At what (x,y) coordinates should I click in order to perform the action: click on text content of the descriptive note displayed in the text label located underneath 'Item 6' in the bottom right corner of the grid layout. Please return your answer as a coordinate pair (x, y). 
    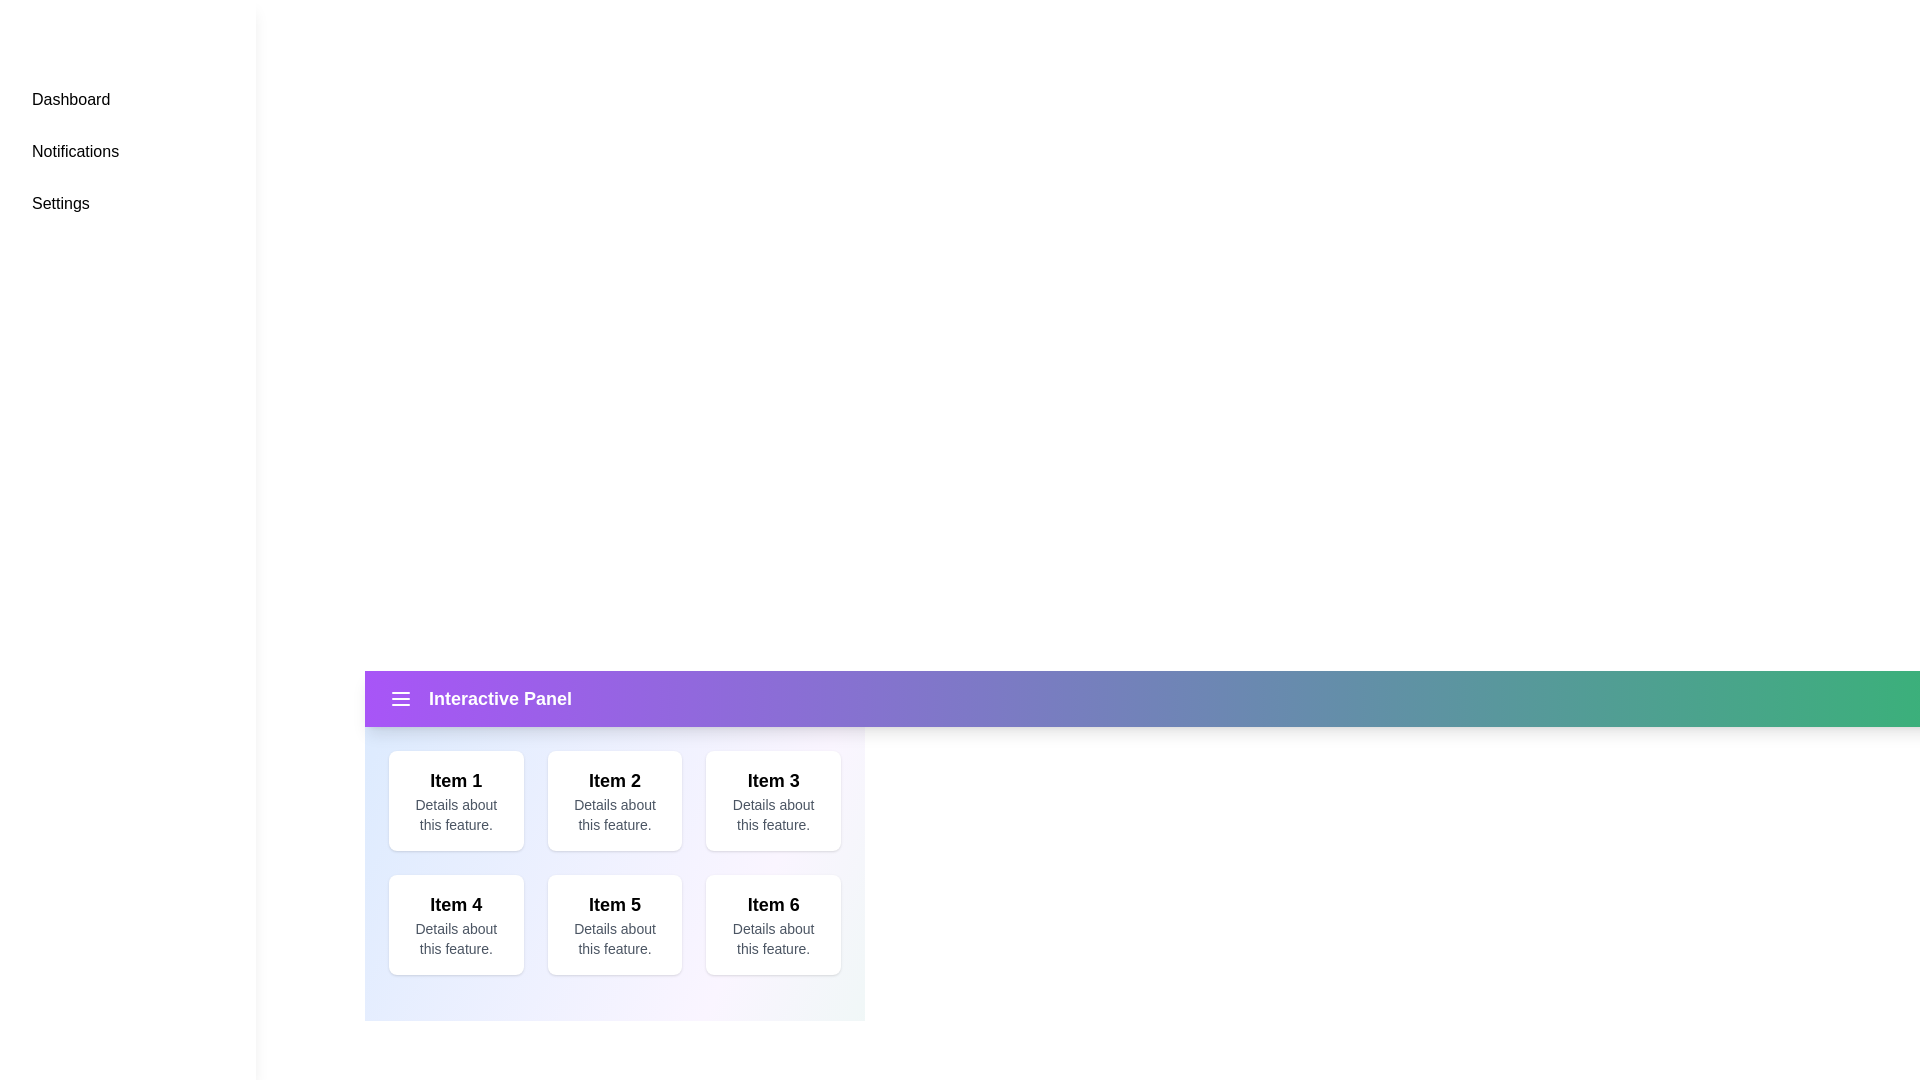
    Looking at the image, I should click on (772, 938).